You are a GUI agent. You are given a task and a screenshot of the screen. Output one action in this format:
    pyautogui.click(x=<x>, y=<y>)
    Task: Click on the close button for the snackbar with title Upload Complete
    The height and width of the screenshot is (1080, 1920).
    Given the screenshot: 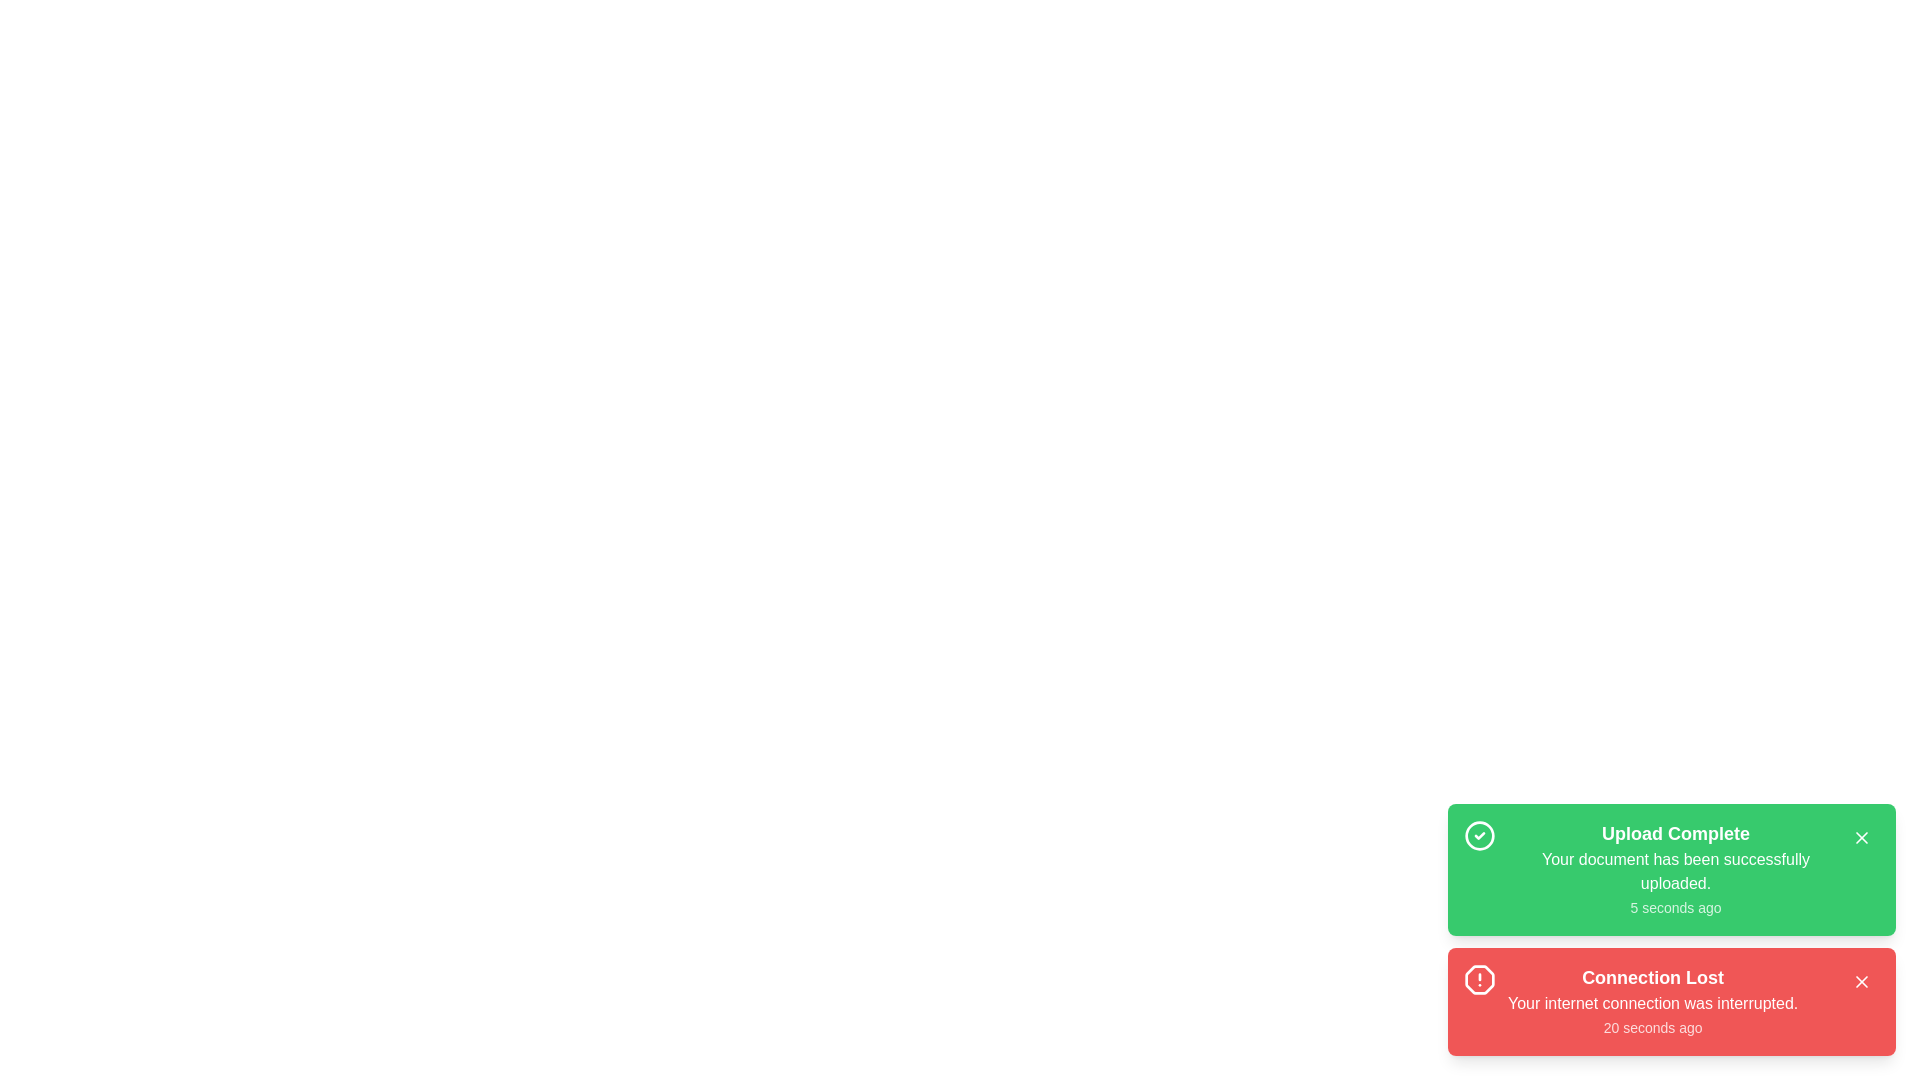 What is the action you would take?
    pyautogui.click(x=1861, y=837)
    